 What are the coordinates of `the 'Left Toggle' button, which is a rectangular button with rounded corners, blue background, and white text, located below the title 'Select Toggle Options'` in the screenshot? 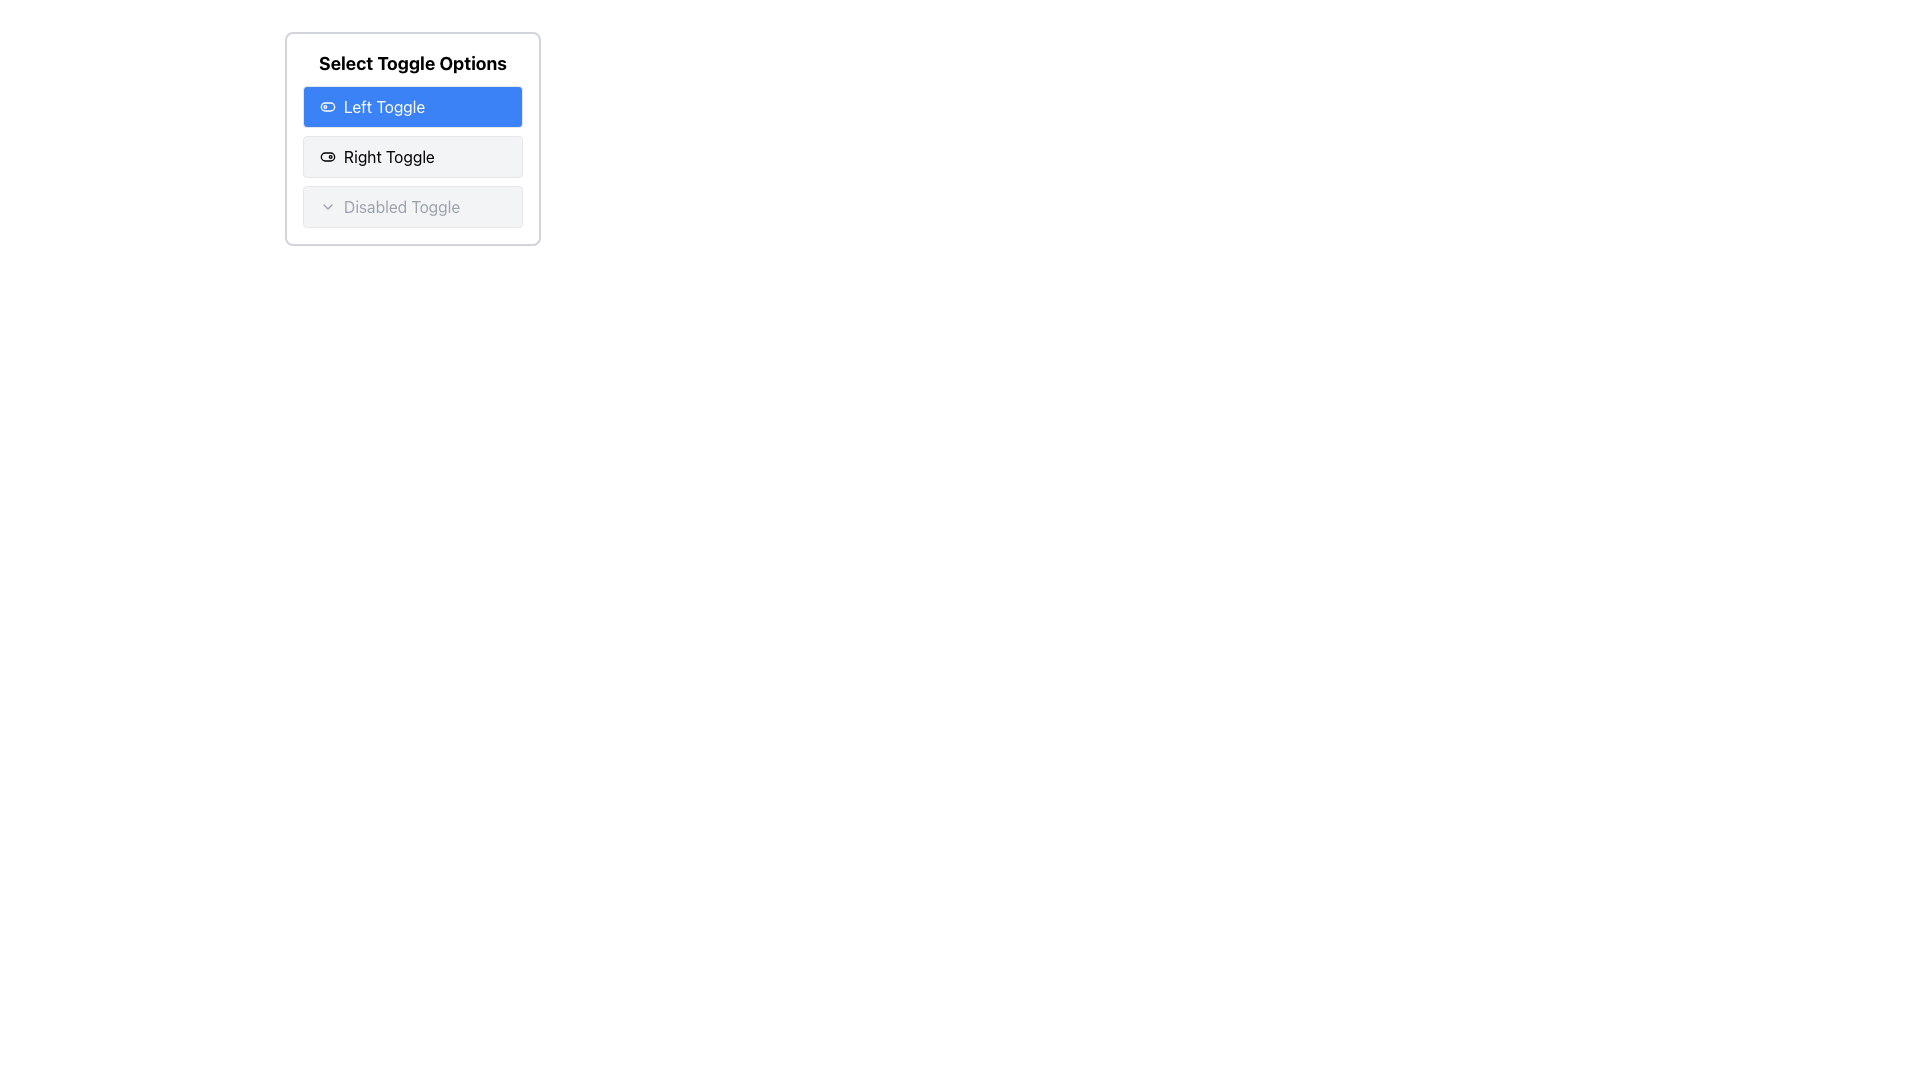 It's located at (411, 107).